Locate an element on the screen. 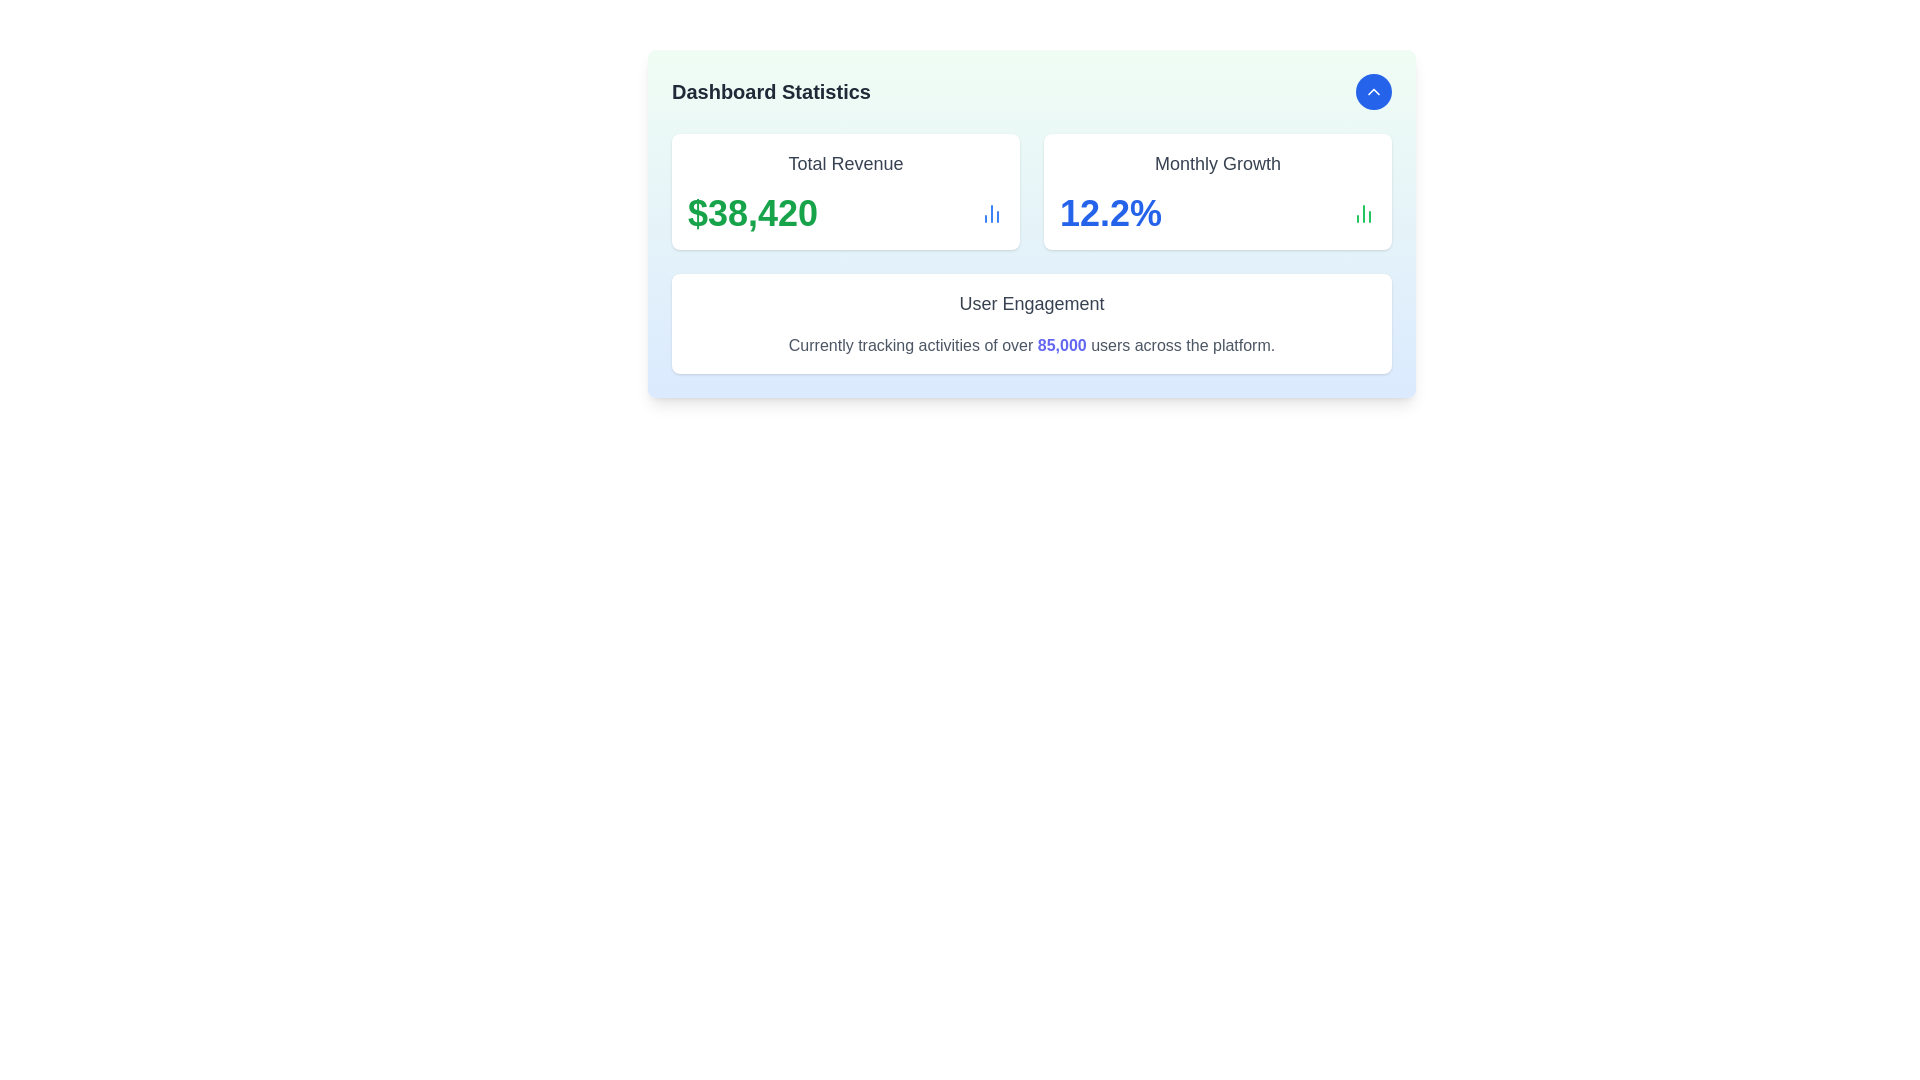 This screenshot has width=1920, height=1080. the bold text label displaying 'Dashboard Statistics' at the top-left corner of the dashboard is located at coordinates (770, 92).